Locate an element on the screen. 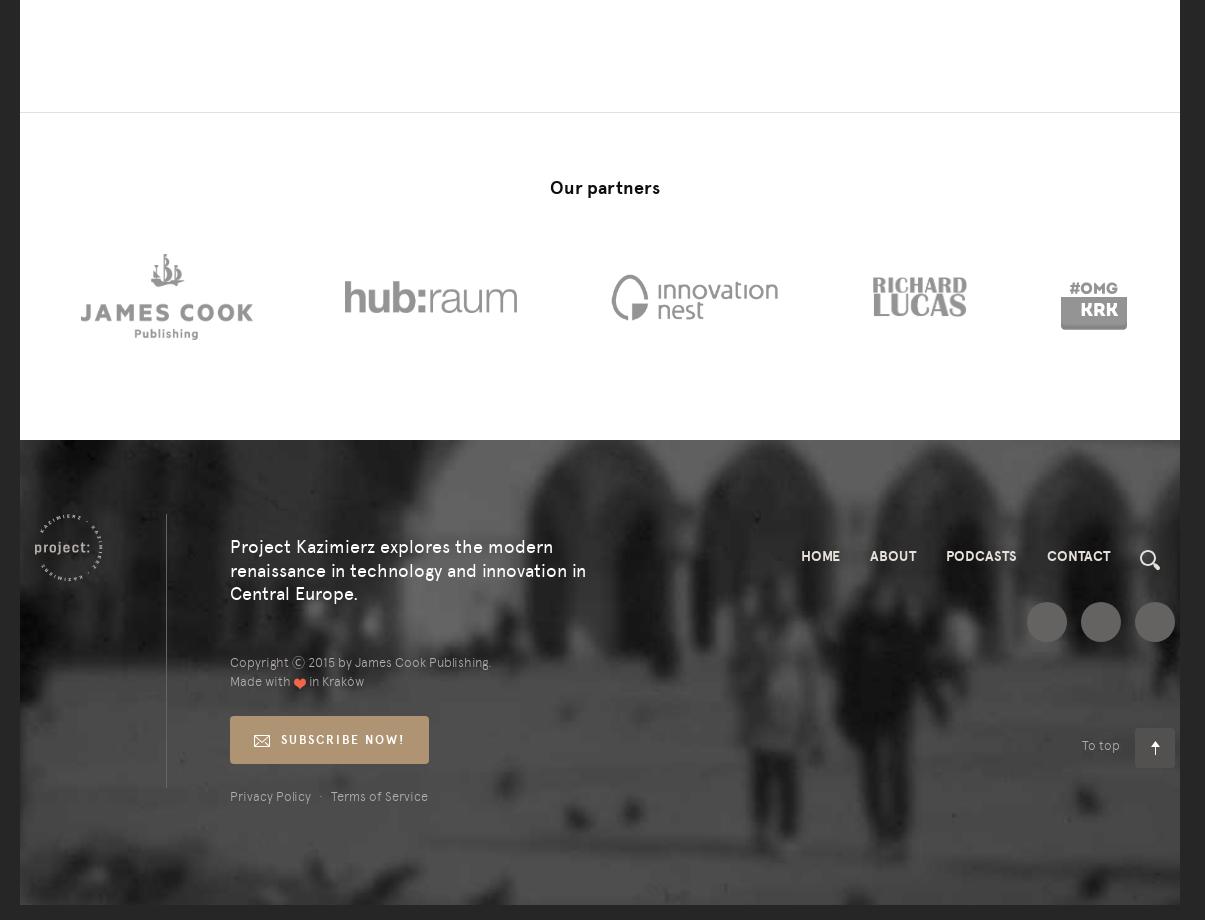 The height and width of the screenshot is (920, 1205). '04:53' is located at coordinates (75, 296).